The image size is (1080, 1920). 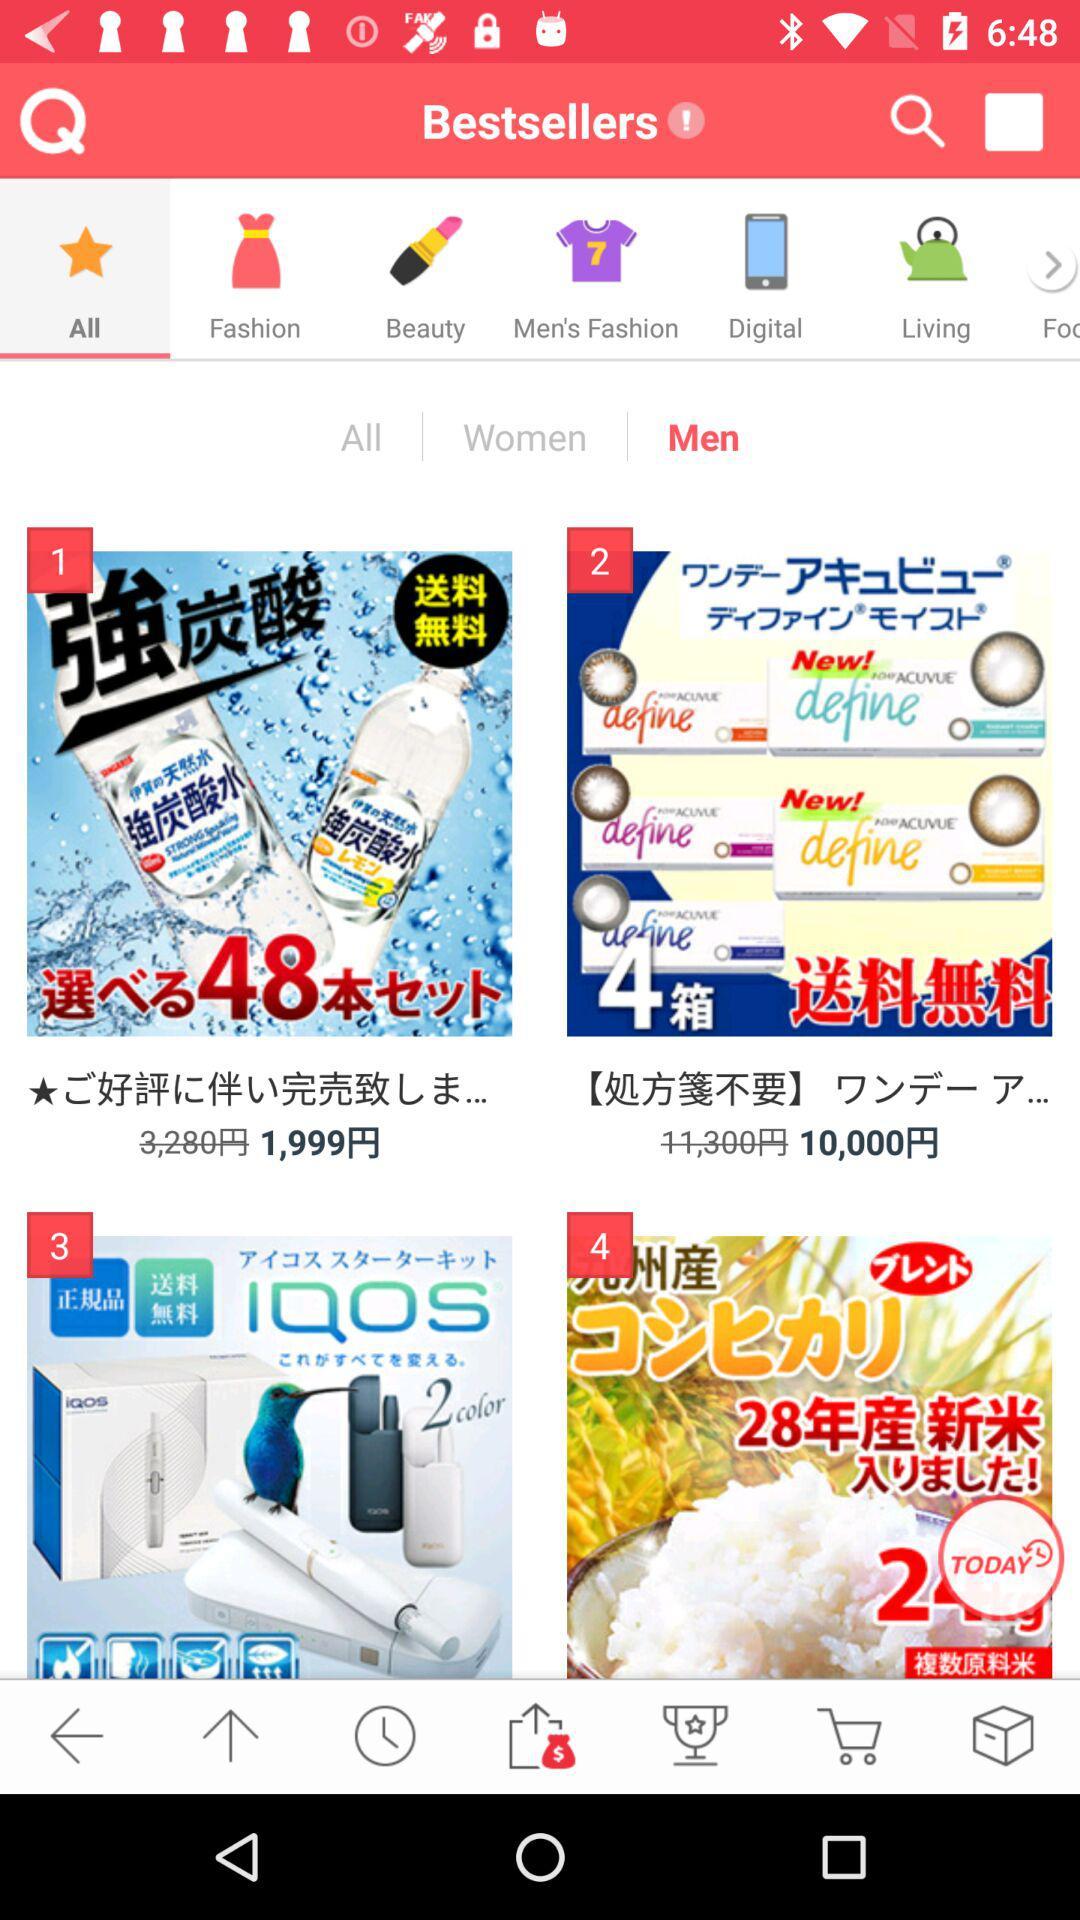 I want to click on the time icon, so click(x=384, y=1734).